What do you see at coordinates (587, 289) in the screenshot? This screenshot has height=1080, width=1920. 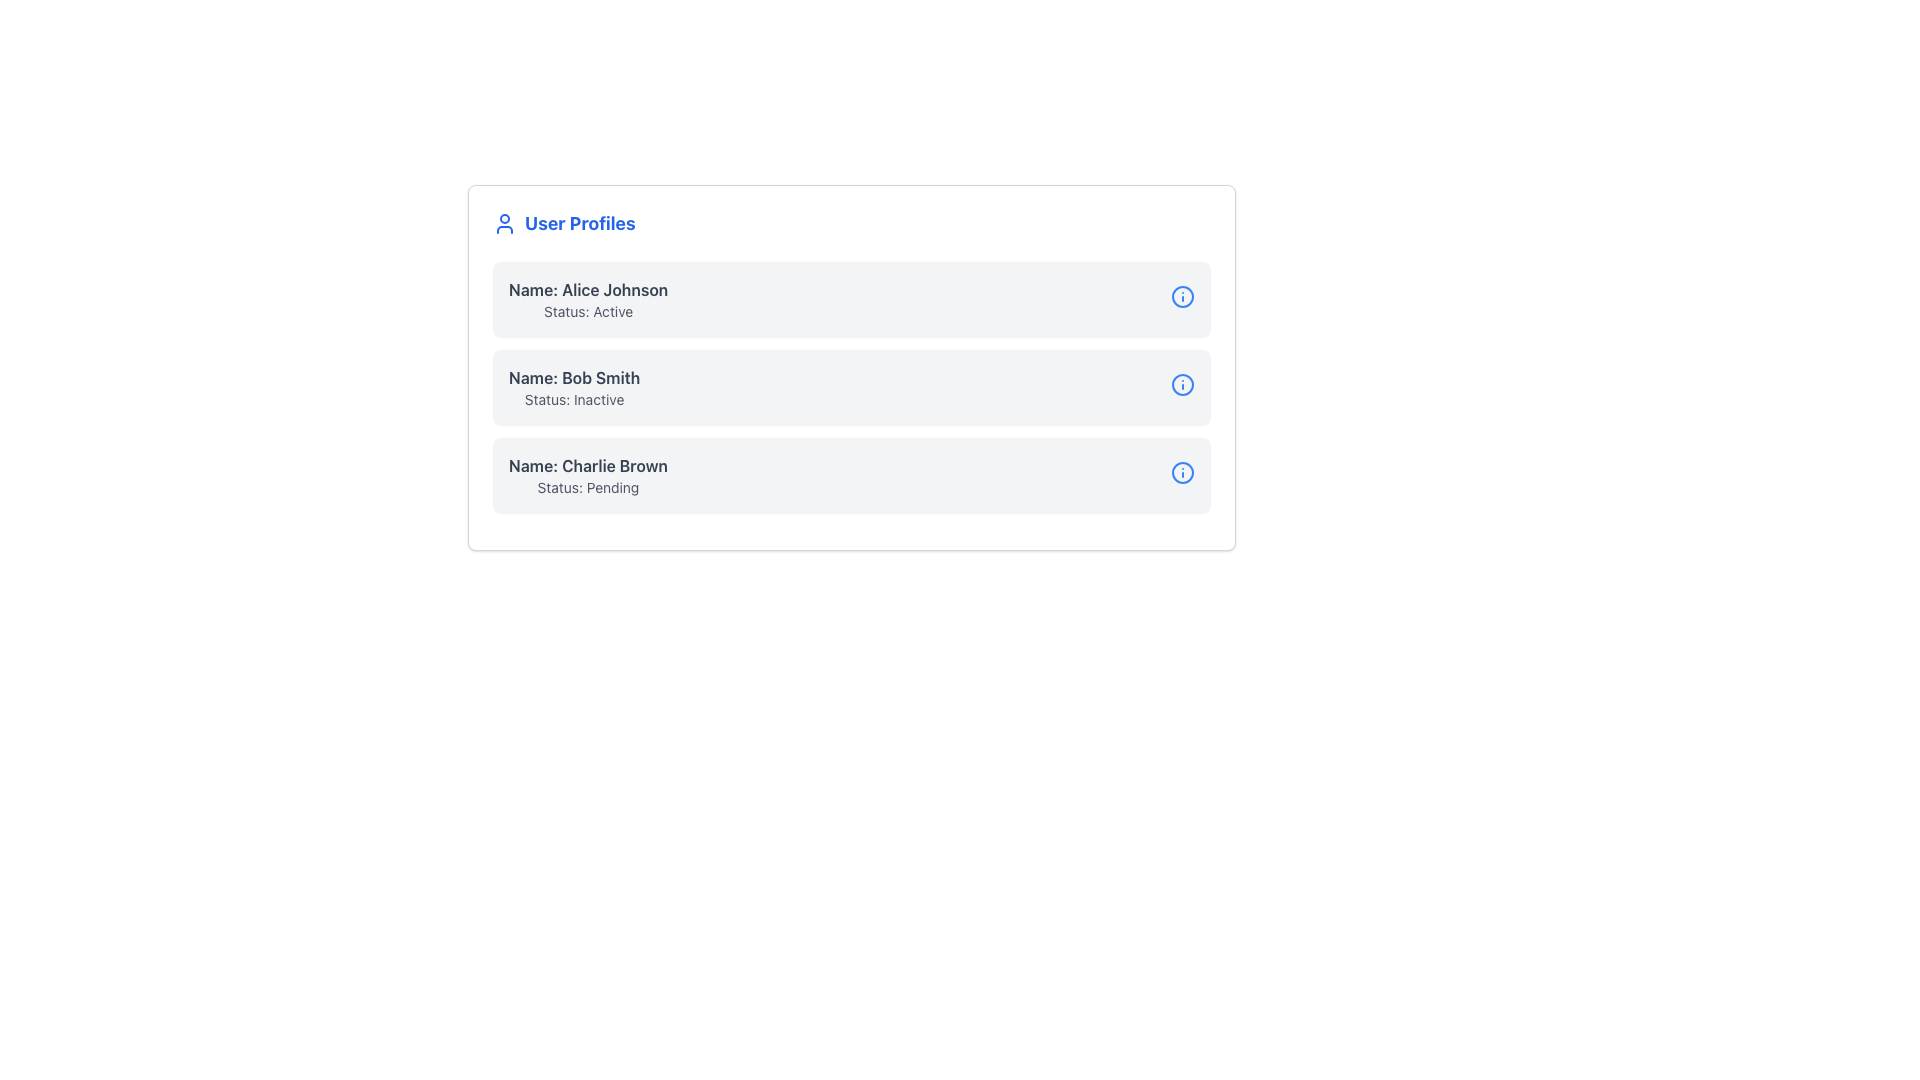 I see `the text element that labels` at bounding box center [587, 289].